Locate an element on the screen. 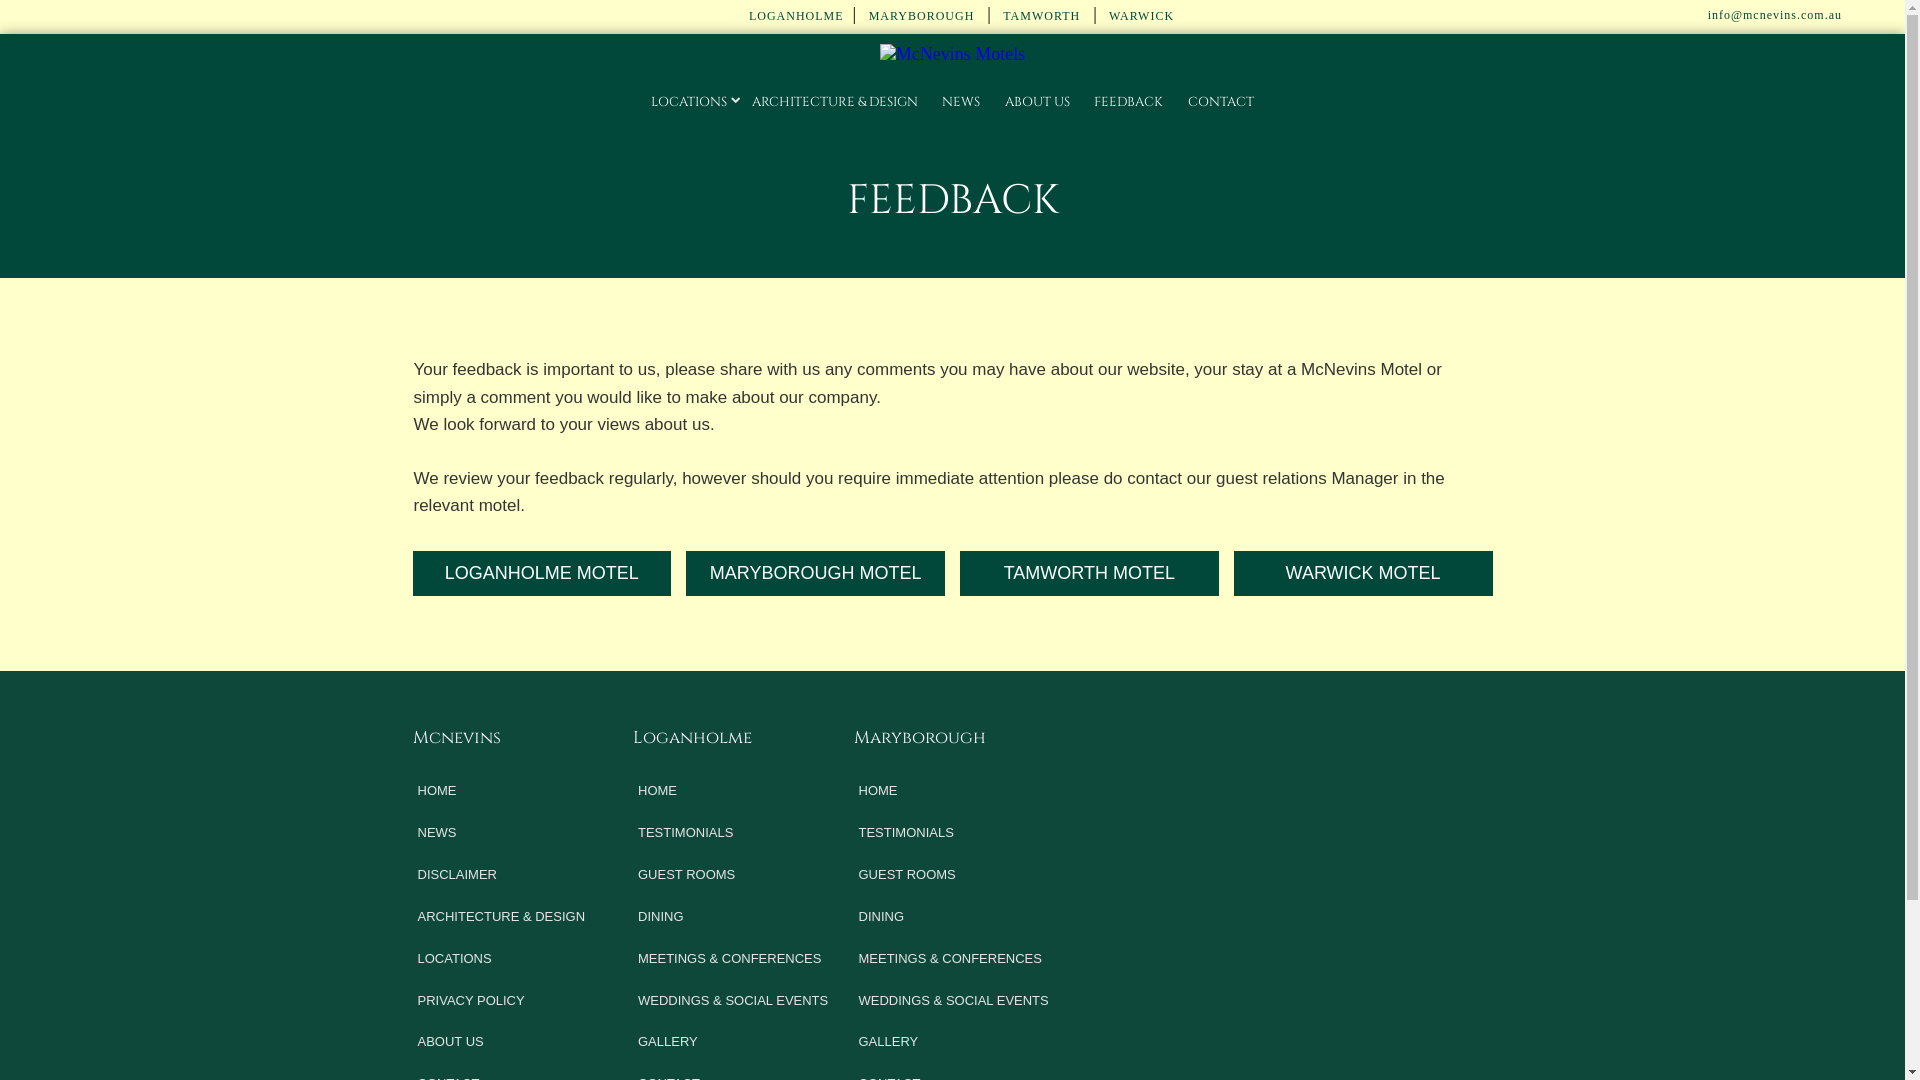  'WARWICK MOTEL' is located at coordinates (1362, 574).